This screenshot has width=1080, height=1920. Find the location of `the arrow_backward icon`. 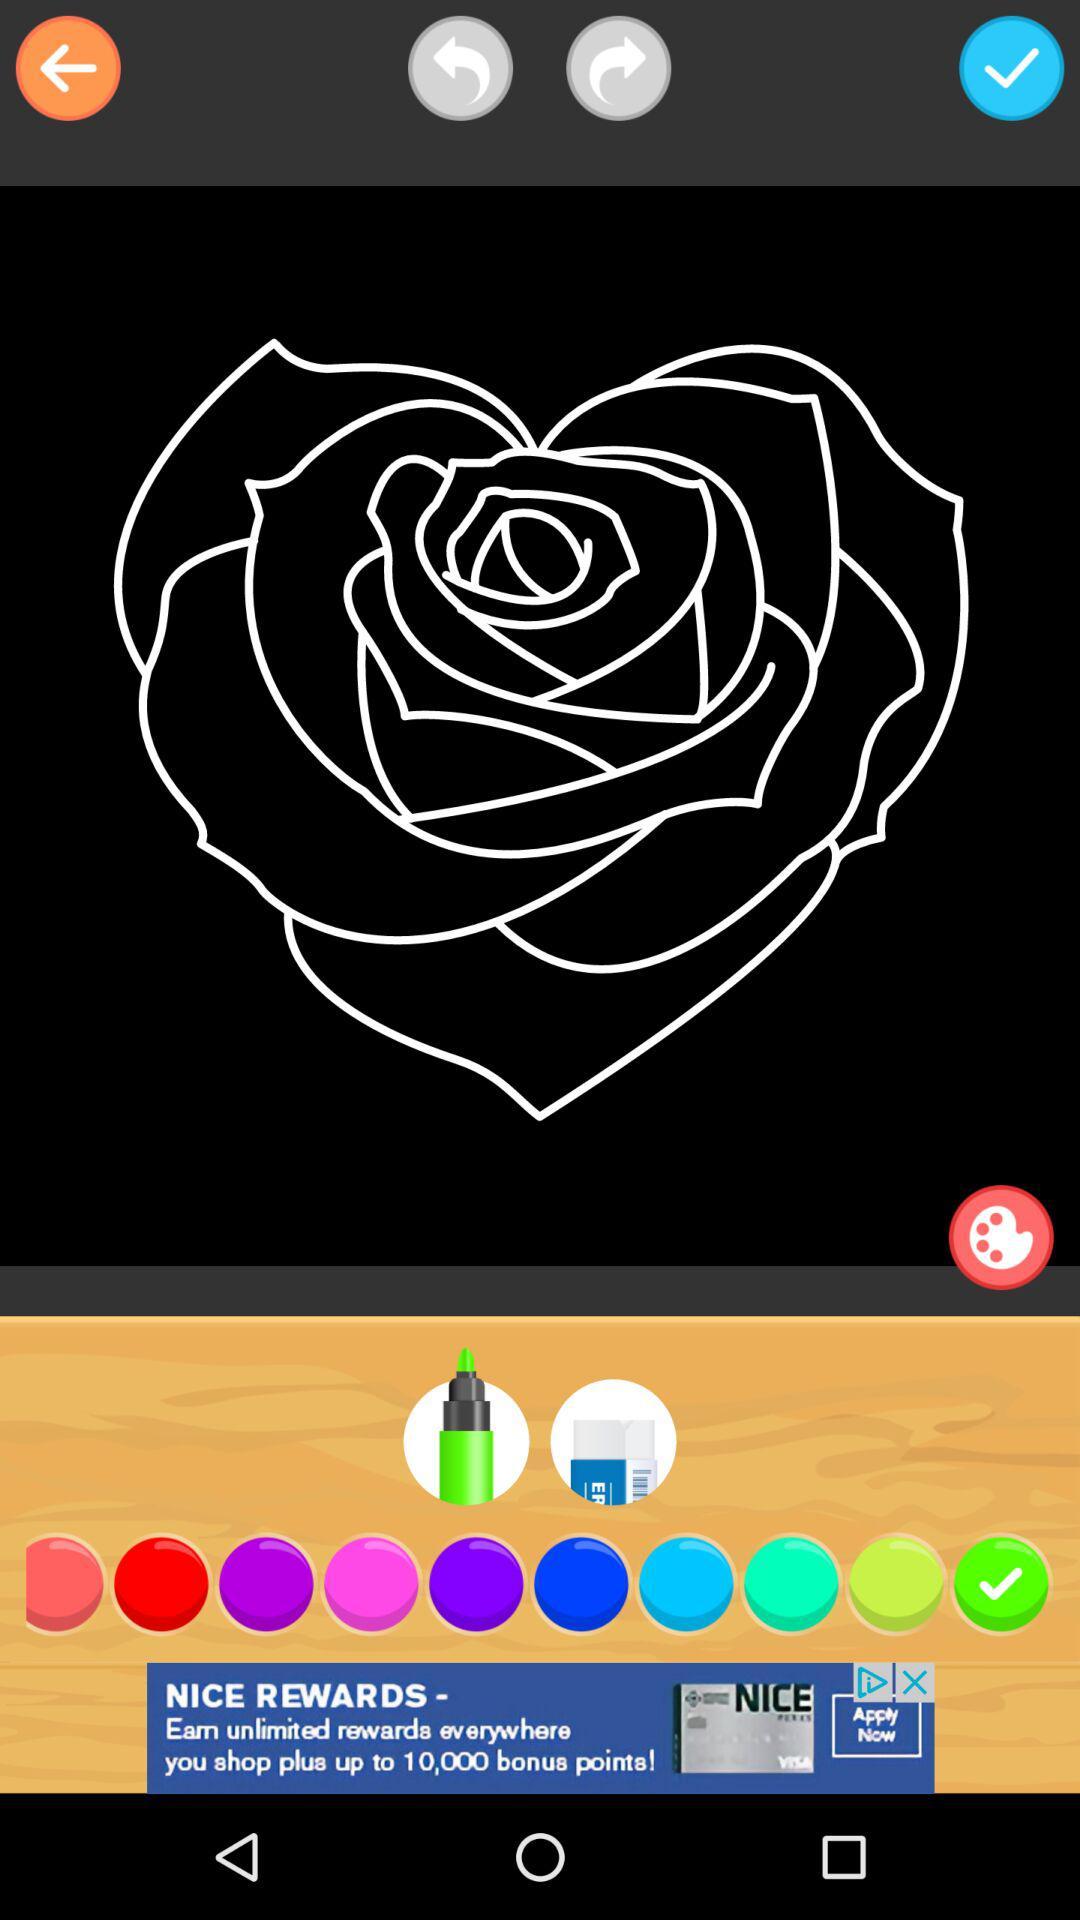

the arrow_backward icon is located at coordinates (67, 68).